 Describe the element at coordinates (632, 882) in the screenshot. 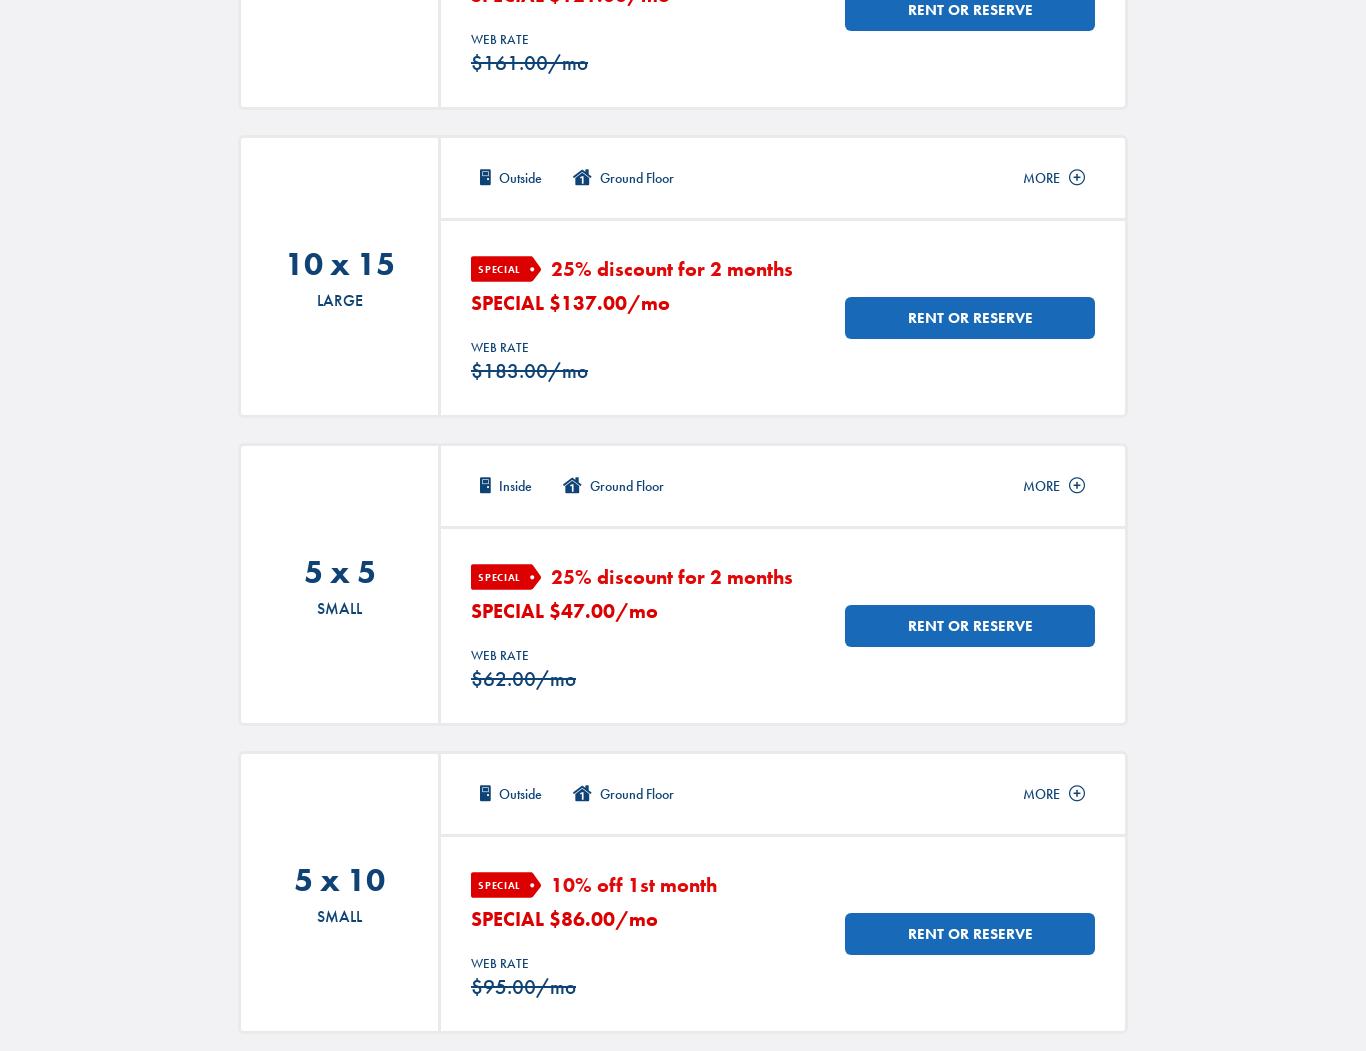

I see `'10% off 1st month'` at that location.